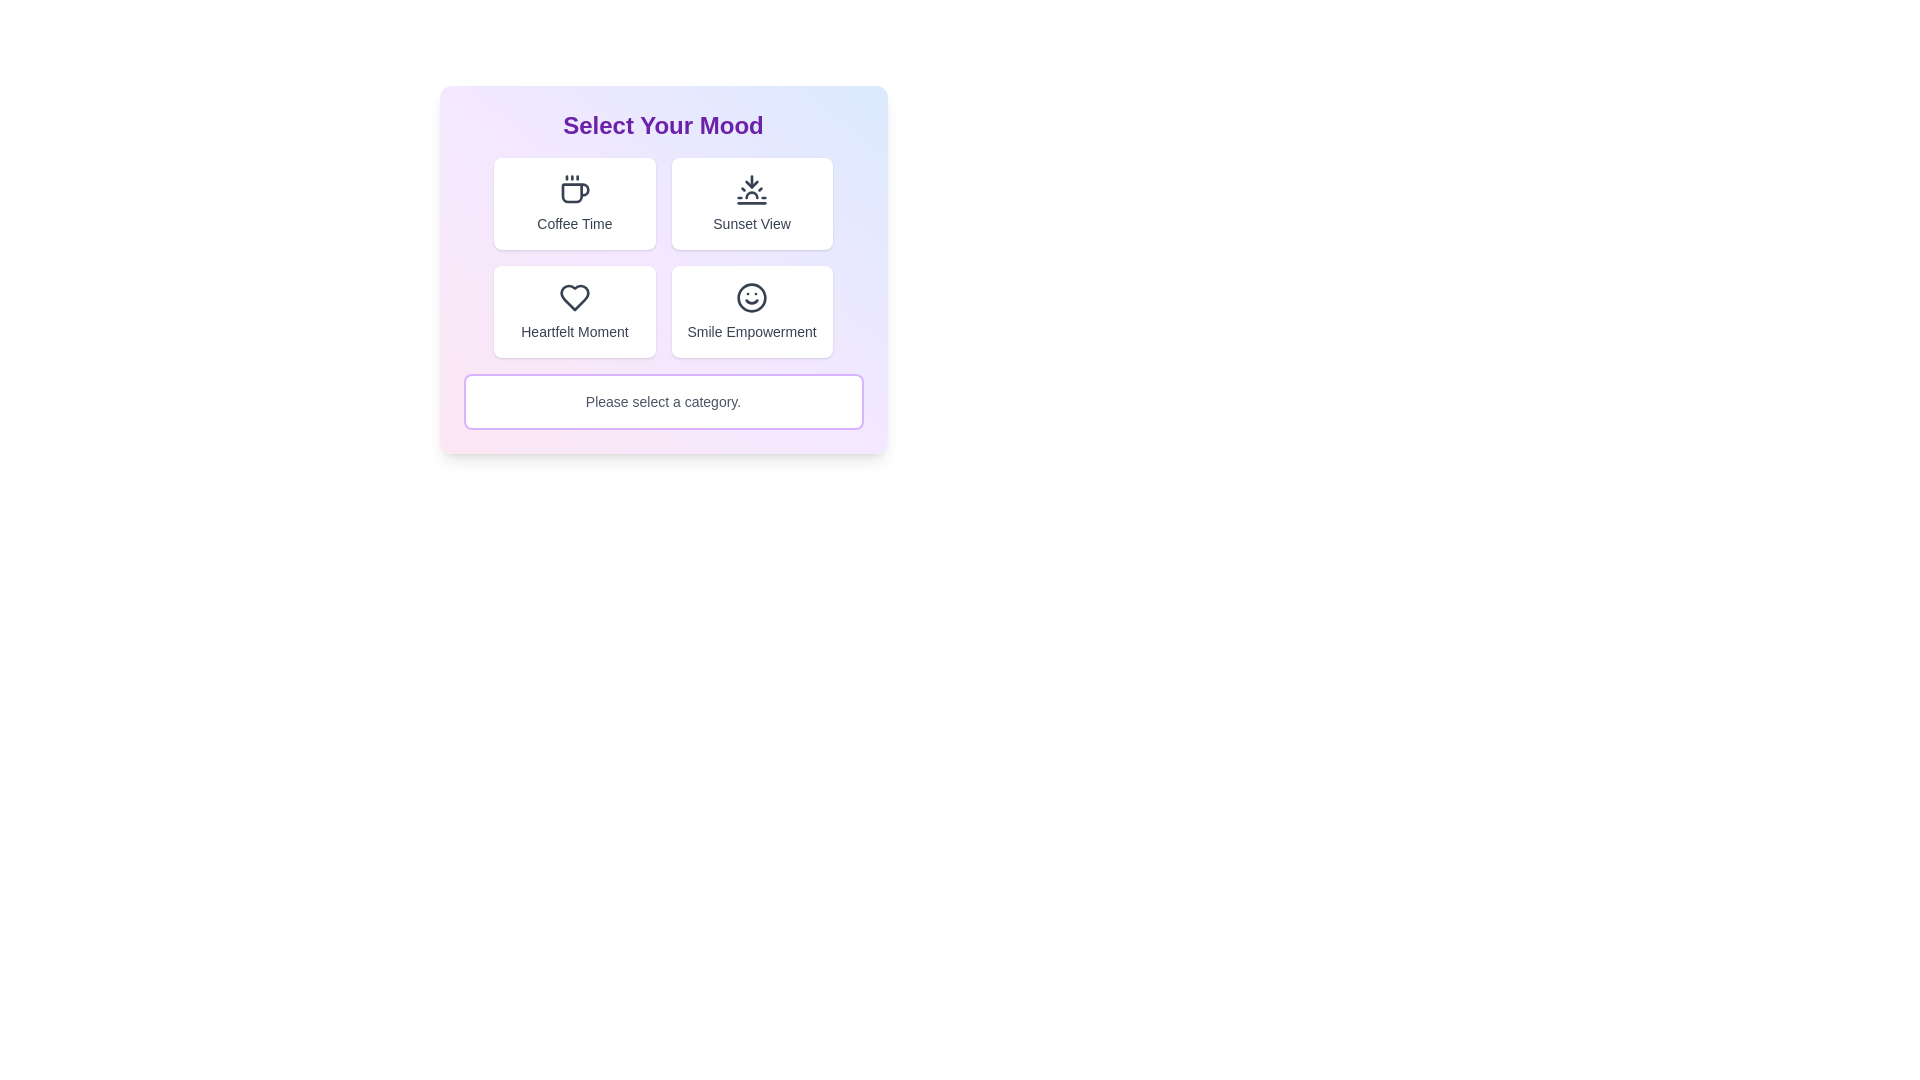  What do you see at coordinates (751, 204) in the screenshot?
I see `the 'Sunset View' button, which is the second item in the top row of the grid layout` at bounding box center [751, 204].